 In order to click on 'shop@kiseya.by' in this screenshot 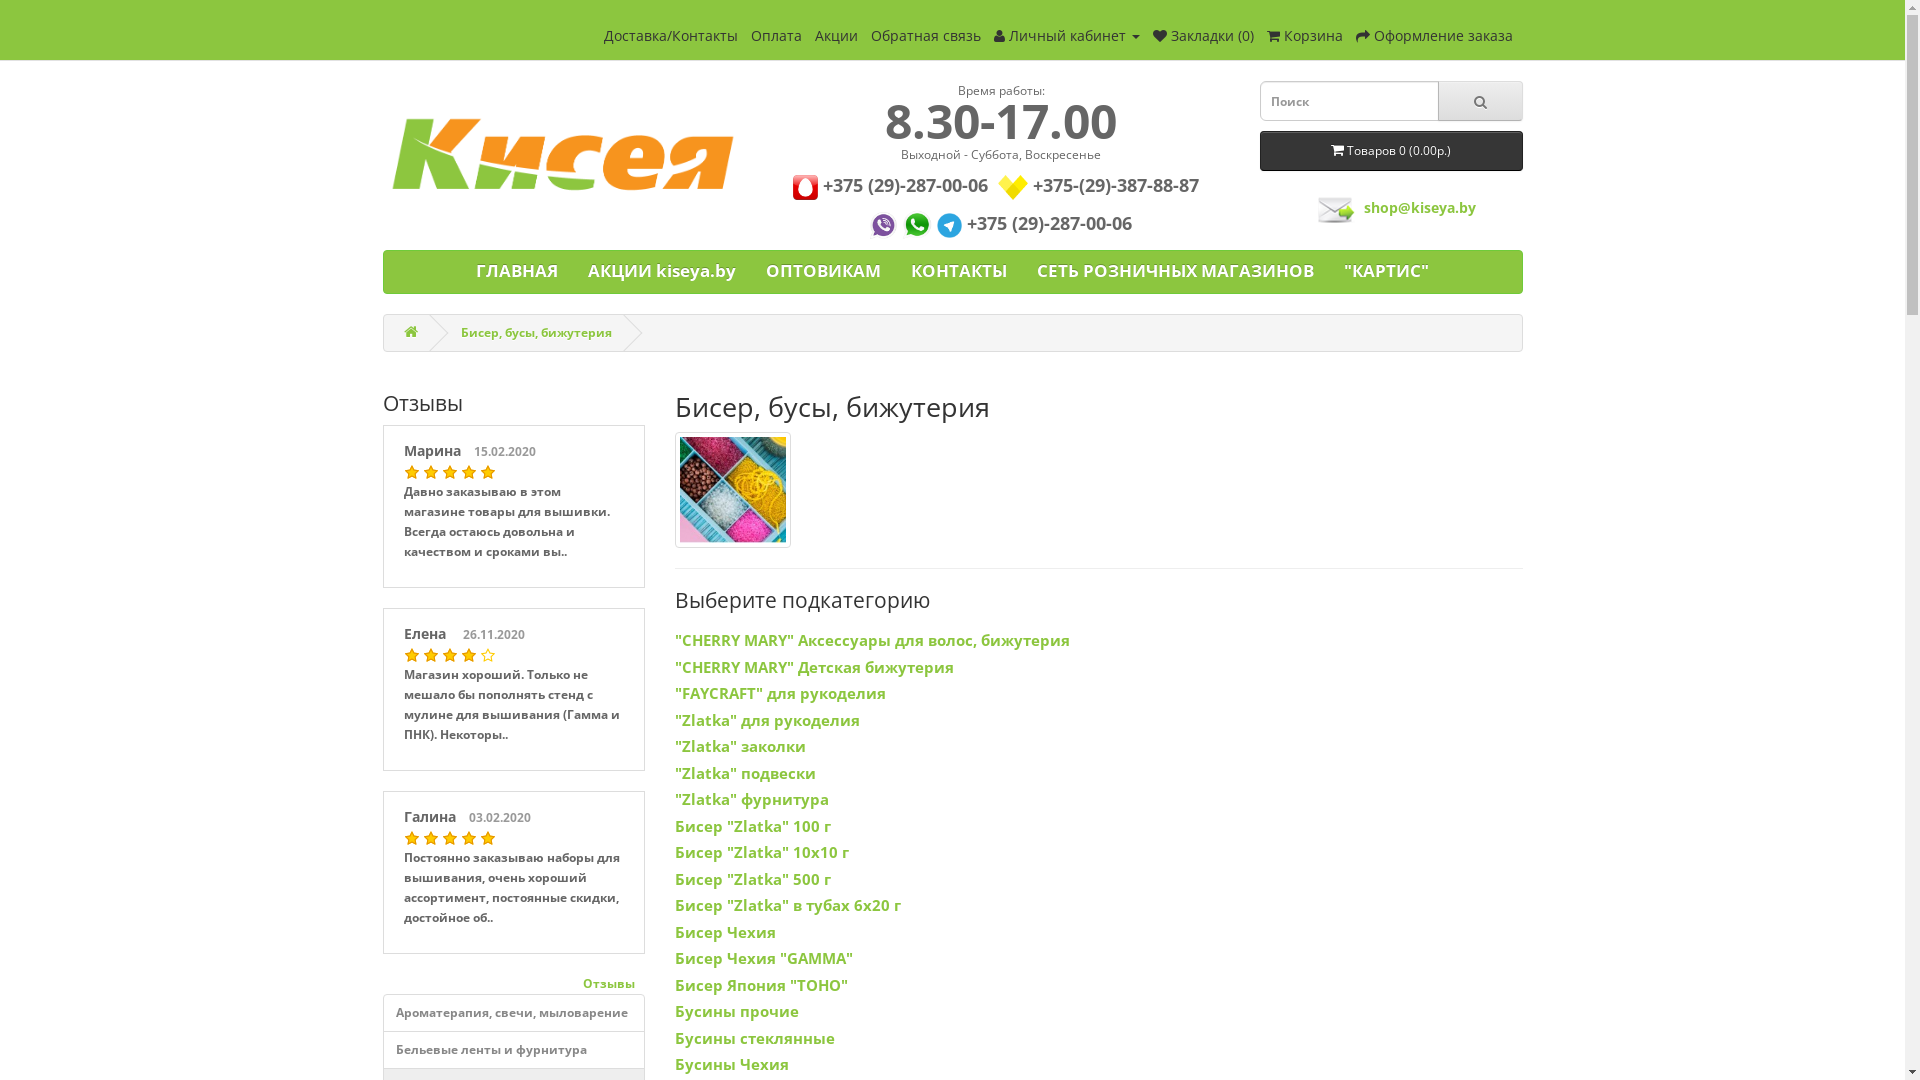, I will do `click(1362, 208)`.